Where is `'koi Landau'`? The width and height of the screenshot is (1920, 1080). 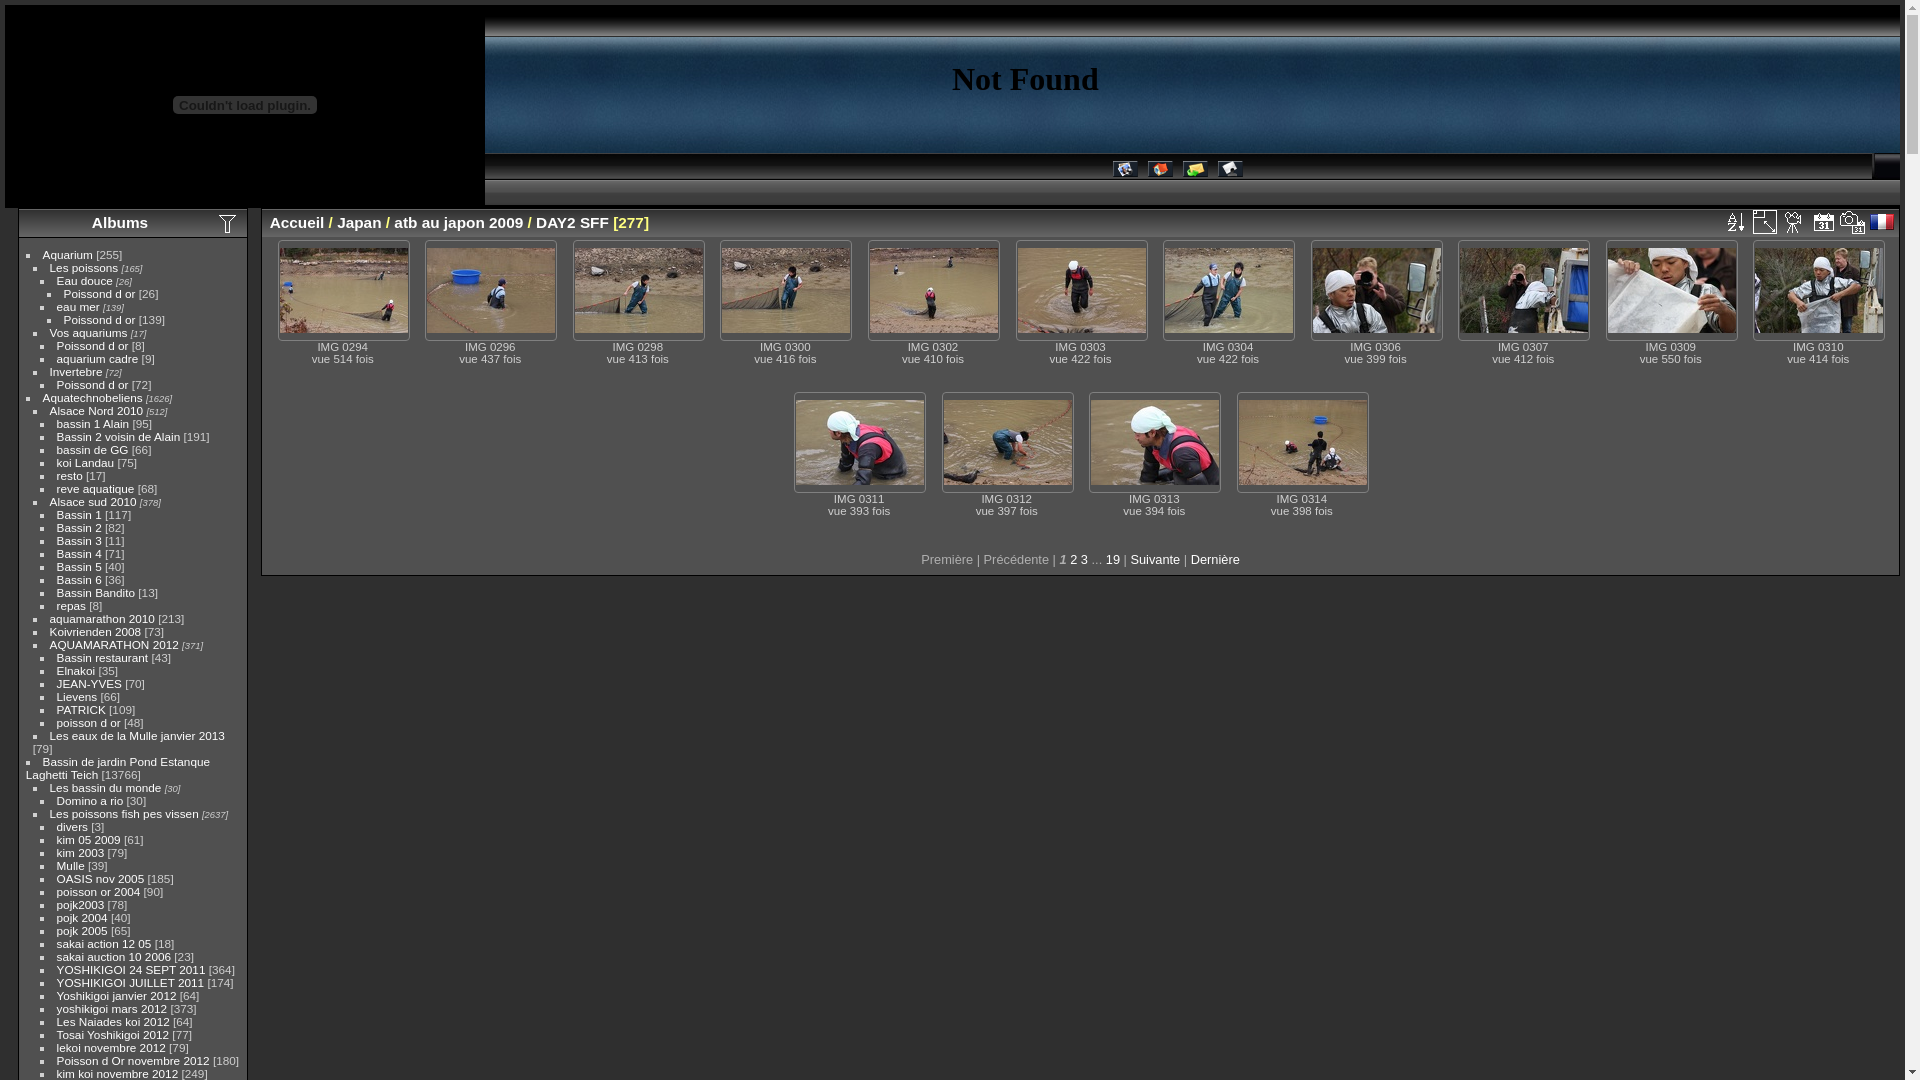 'koi Landau' is located at coordinates (85, 462).